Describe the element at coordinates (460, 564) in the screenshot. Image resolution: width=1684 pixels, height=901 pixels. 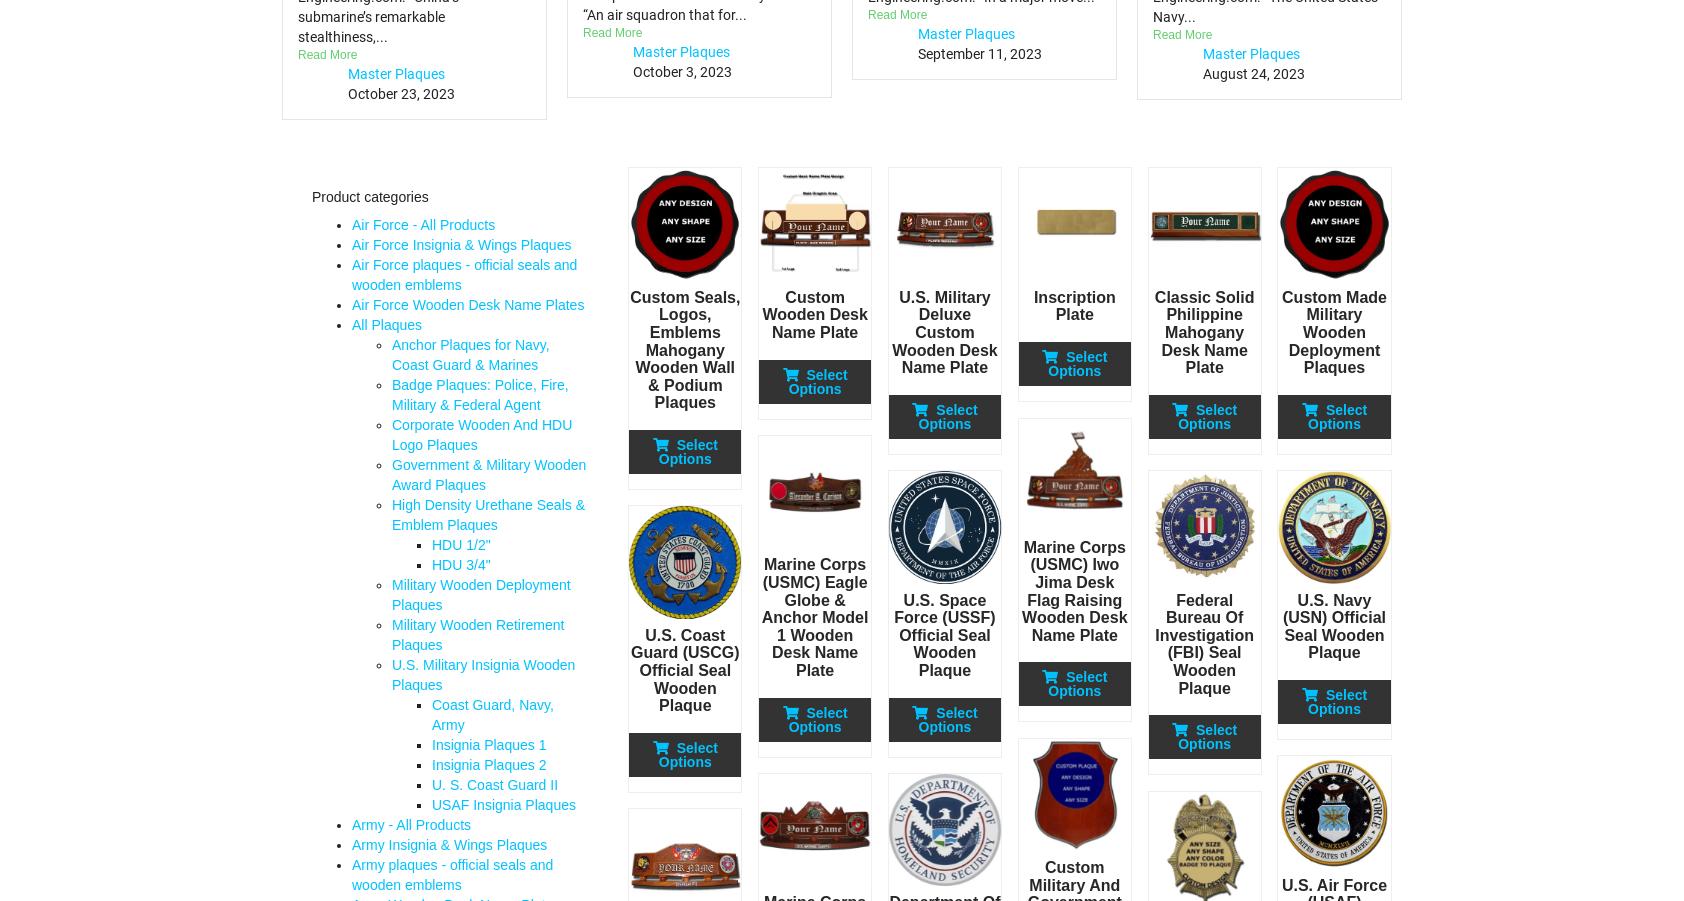
I see `'HDU 3/4"'` at that location.